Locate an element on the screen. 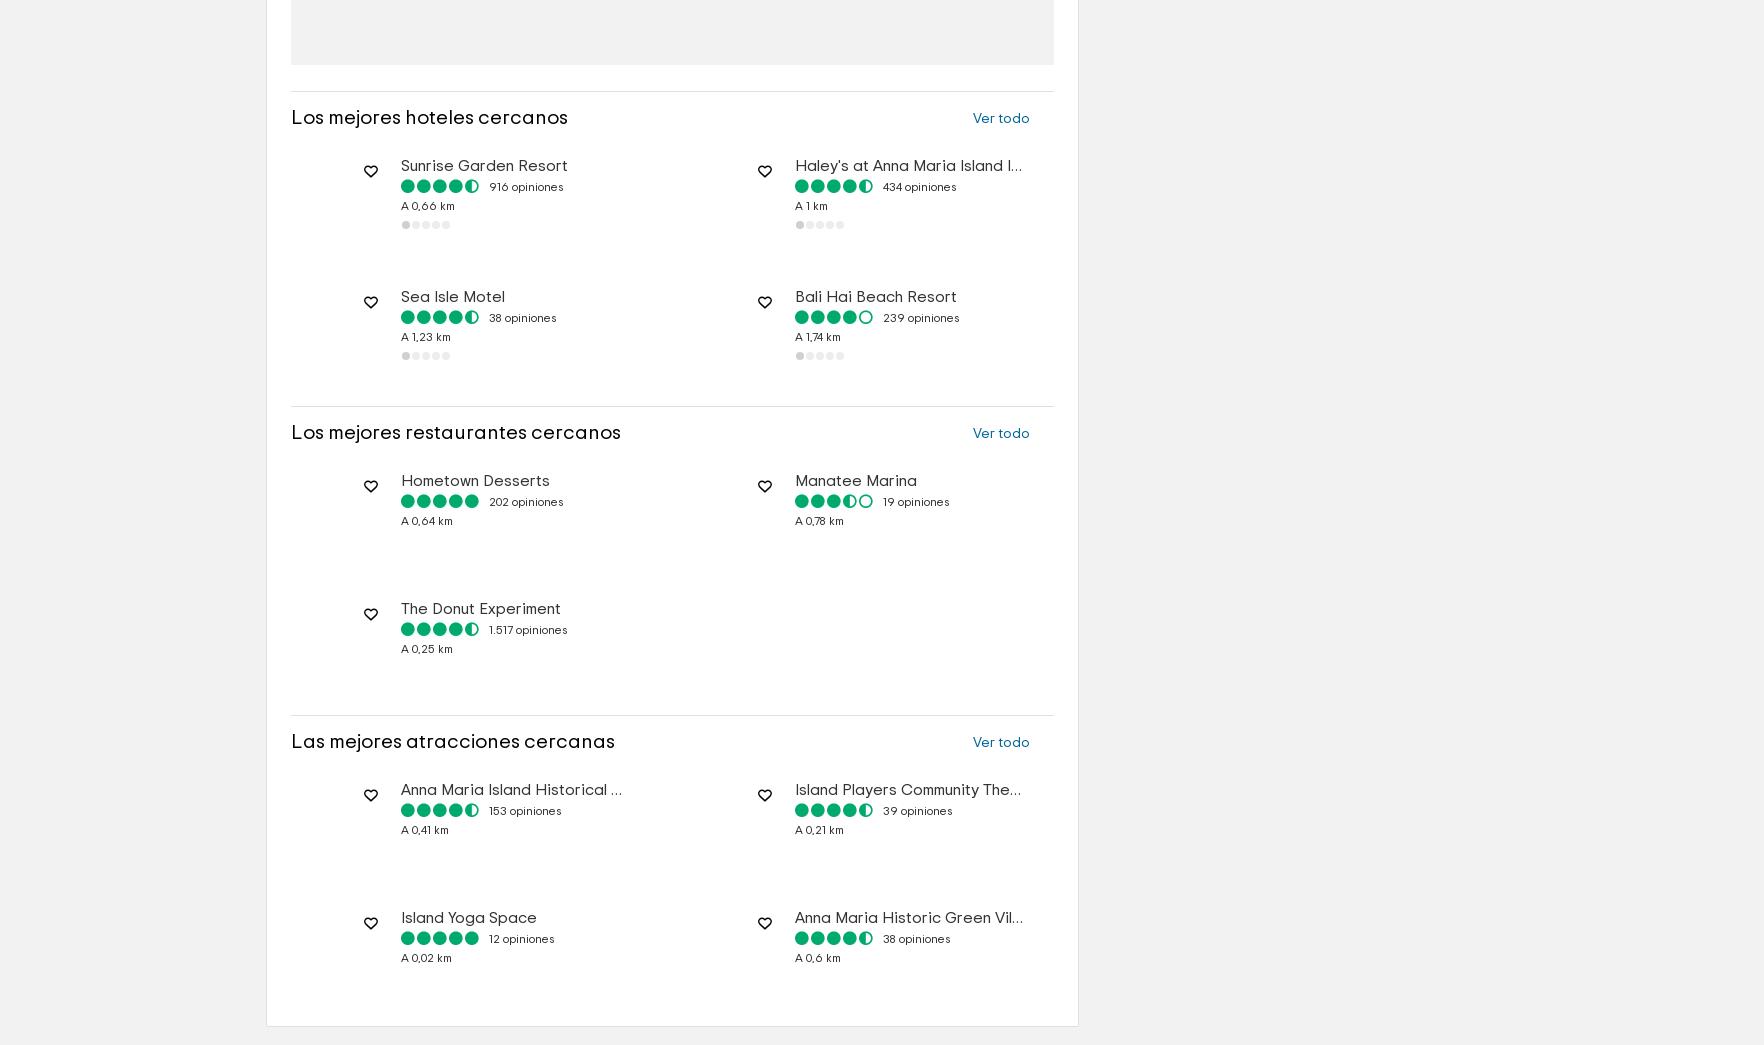 The height and width of the screenshot is (1045, 1764). 'A 0,21 km' is located at coordinates (818, 890).